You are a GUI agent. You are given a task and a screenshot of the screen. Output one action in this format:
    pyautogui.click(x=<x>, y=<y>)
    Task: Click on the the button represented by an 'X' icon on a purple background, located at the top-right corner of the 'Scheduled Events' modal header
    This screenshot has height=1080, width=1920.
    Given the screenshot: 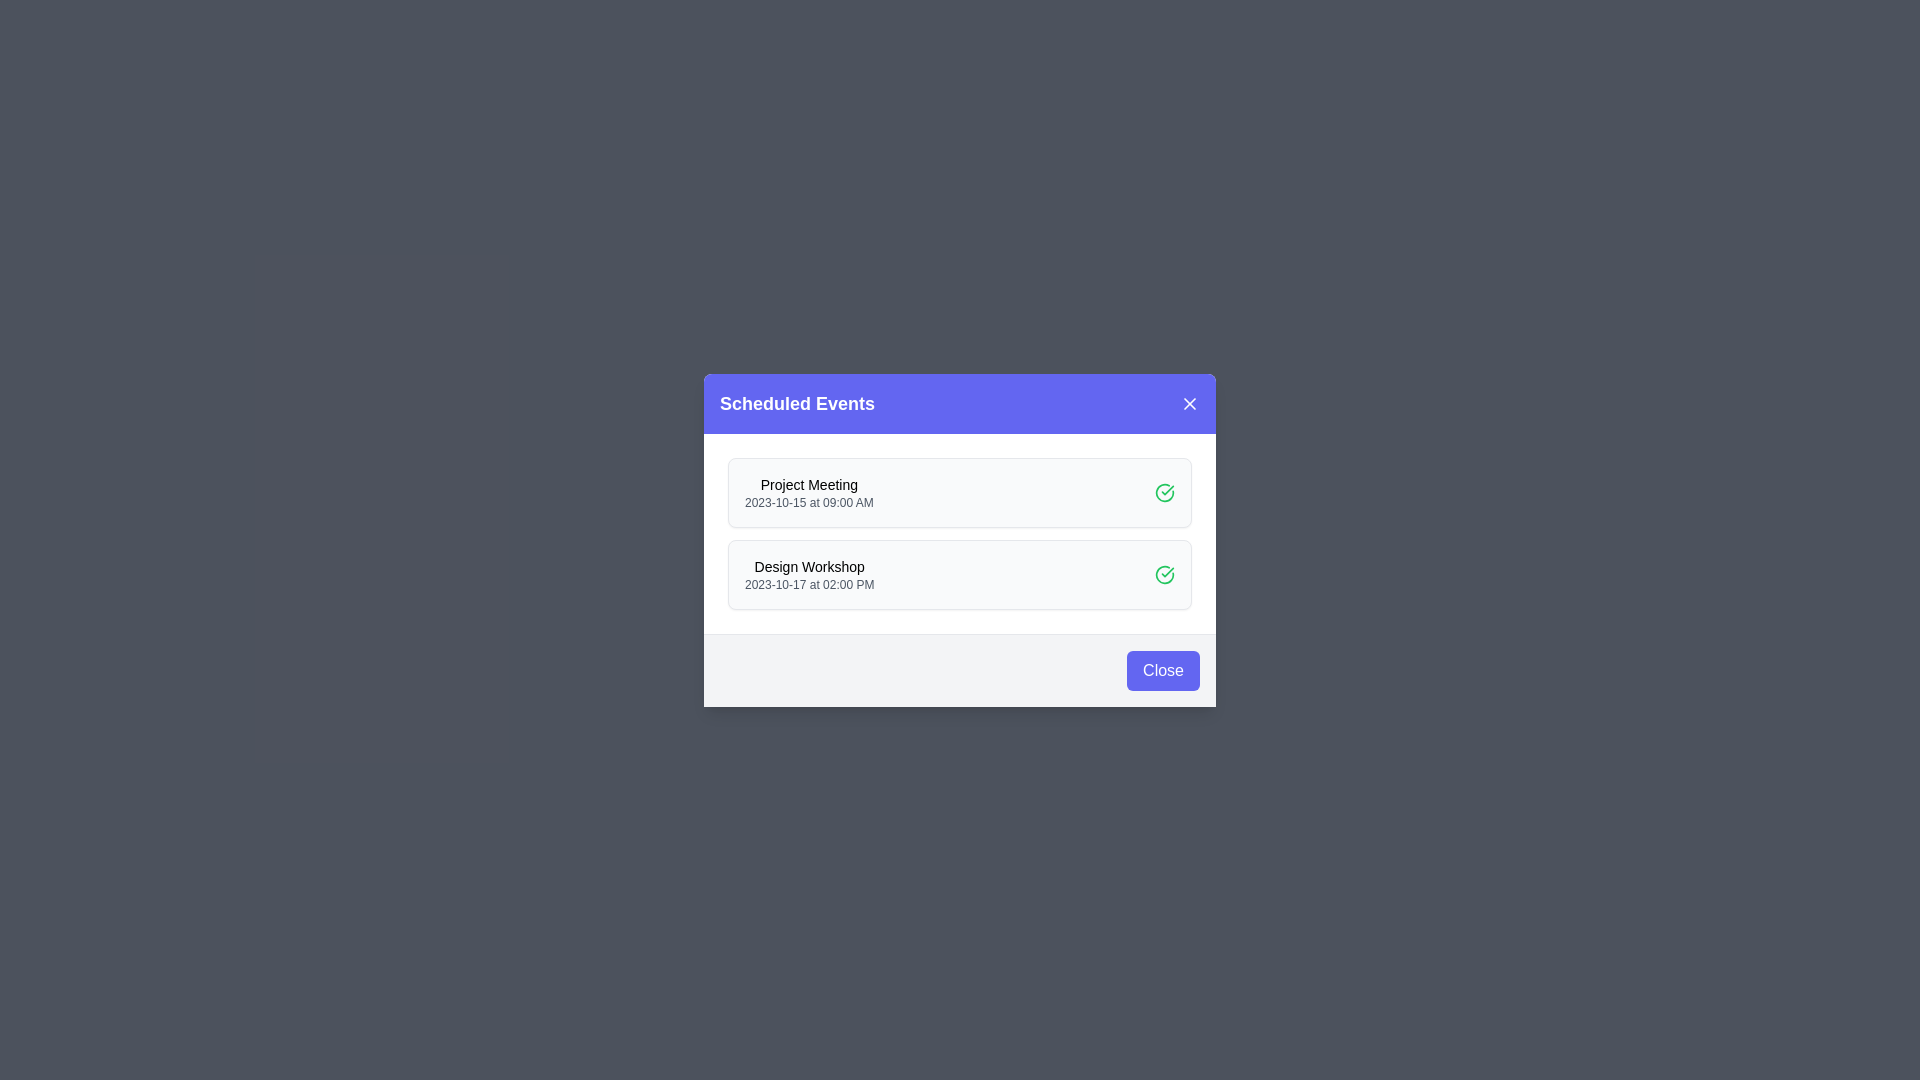 What is the action you would take?
    pyautogui.click(x=1190, y=403)
    